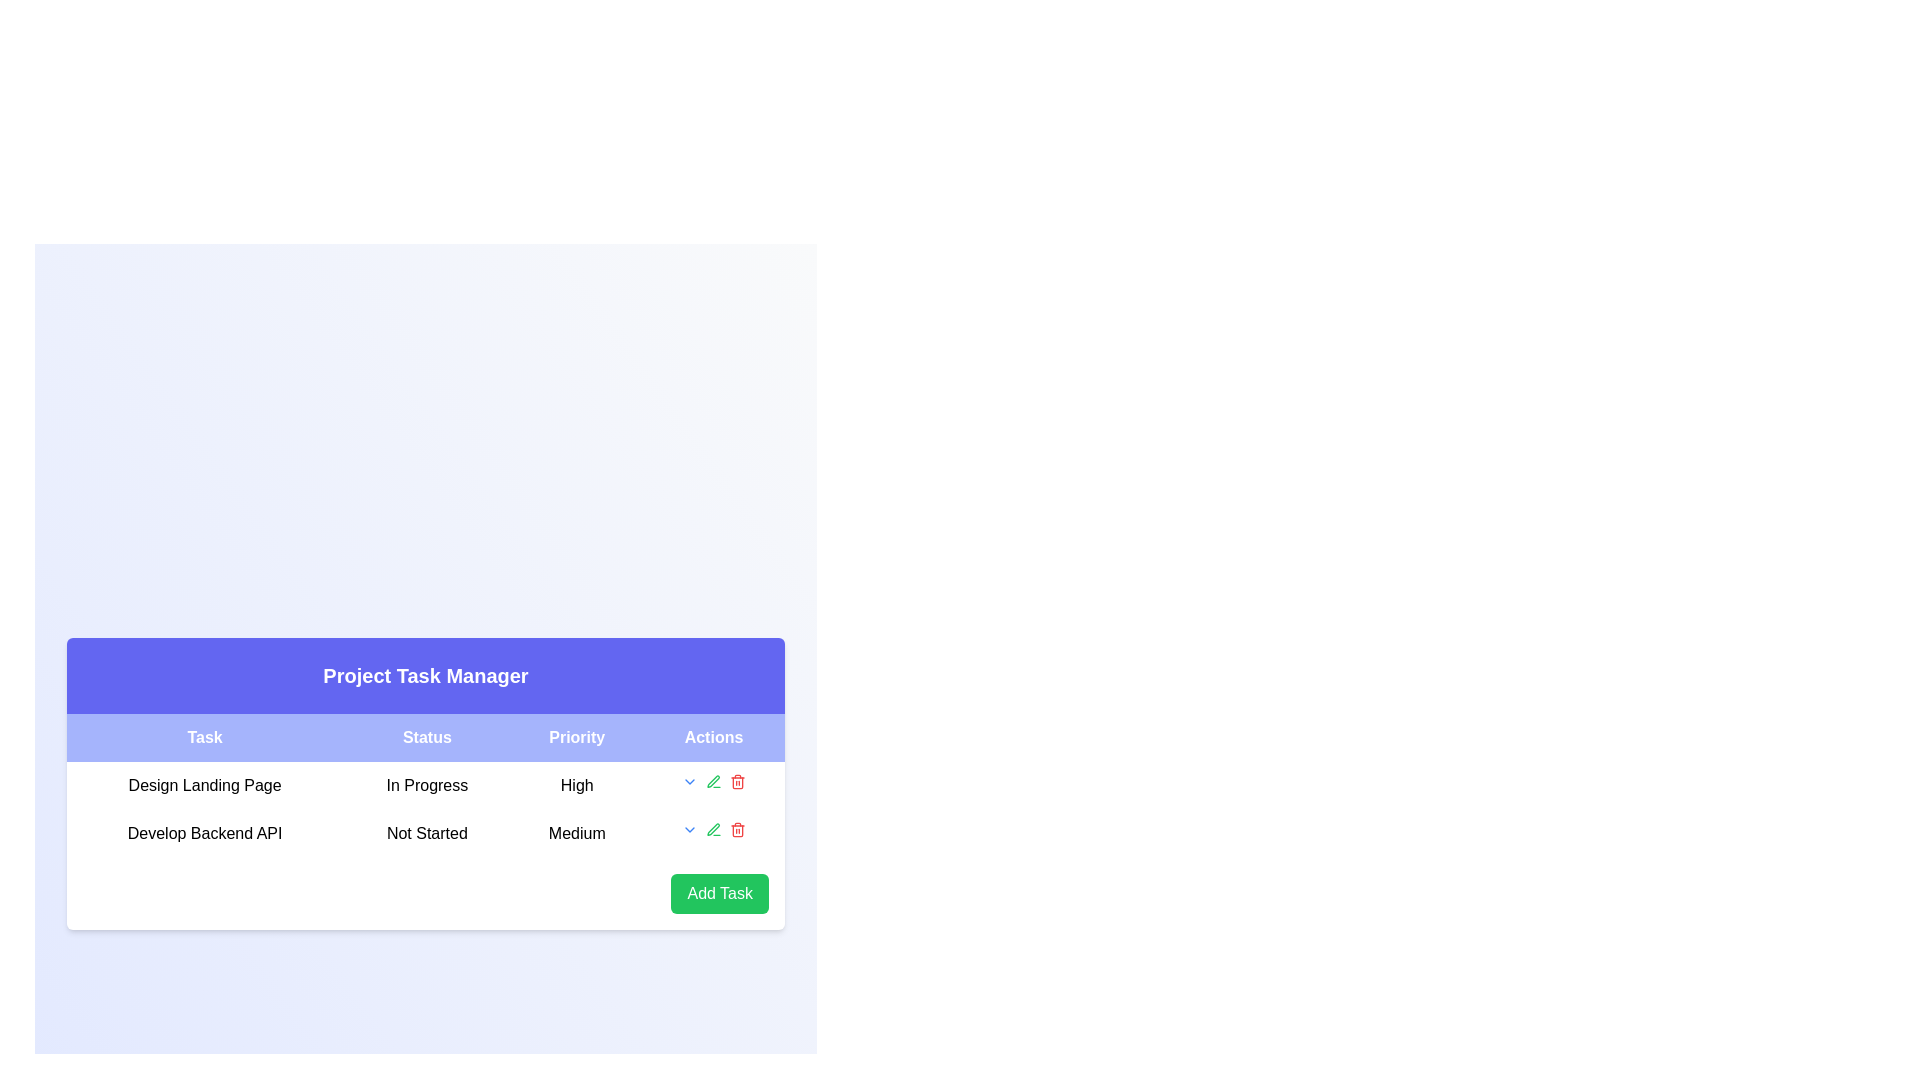 This screenshot has height=1080, width=1920. I want to click on text label displaying the priority level ('High') for the task 'Design Landing Page', located in the third column of the table next to the 'In Progress' status label, so click(576, 785).